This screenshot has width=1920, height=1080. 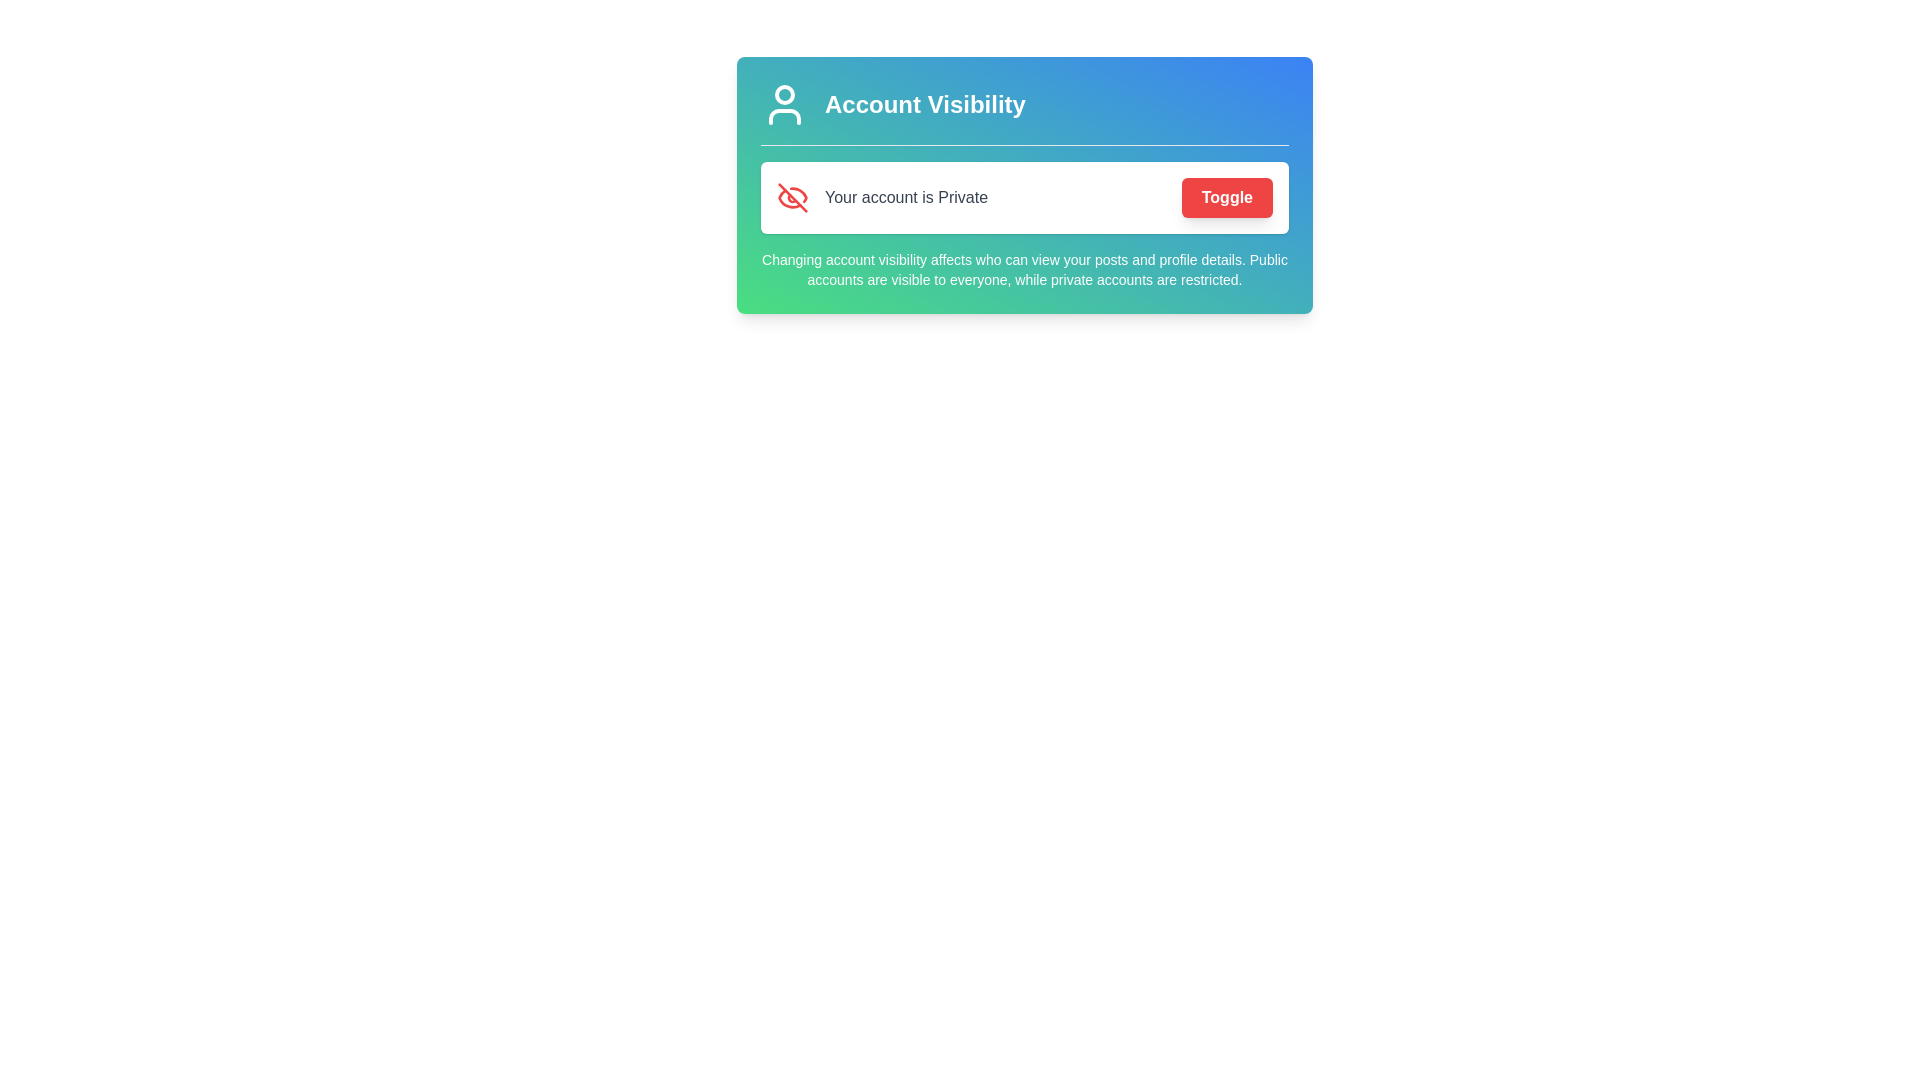 What do you see at coordinates (784, 104) in the screenshot?
I see `the circular user silhouette icon that is white in color and located on a gradient background, positioned to the left of the 'Account Visibility' text` at bounding box center [784, 104].